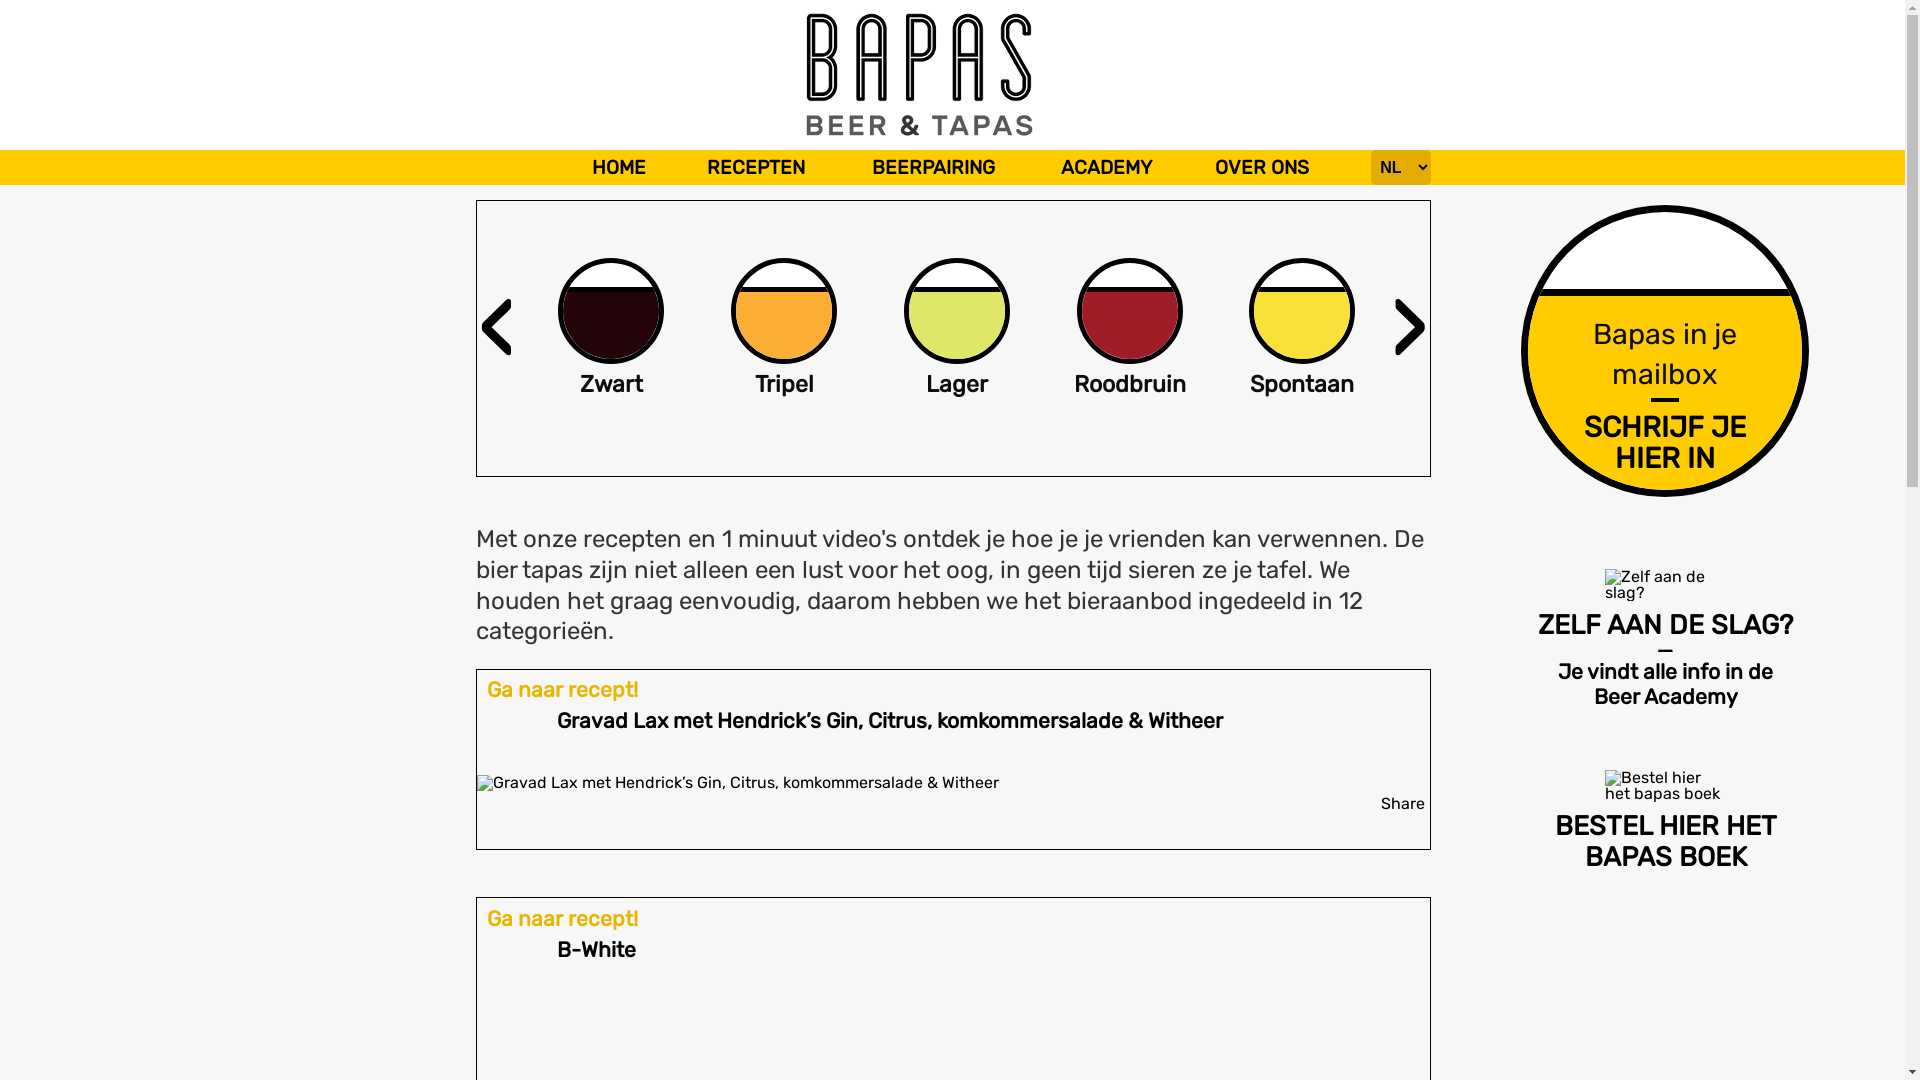  What do you see at coordinates (1261, 166) in the screenshot?
I see `'OVER ONS'` at bounding box center [1261, 166].